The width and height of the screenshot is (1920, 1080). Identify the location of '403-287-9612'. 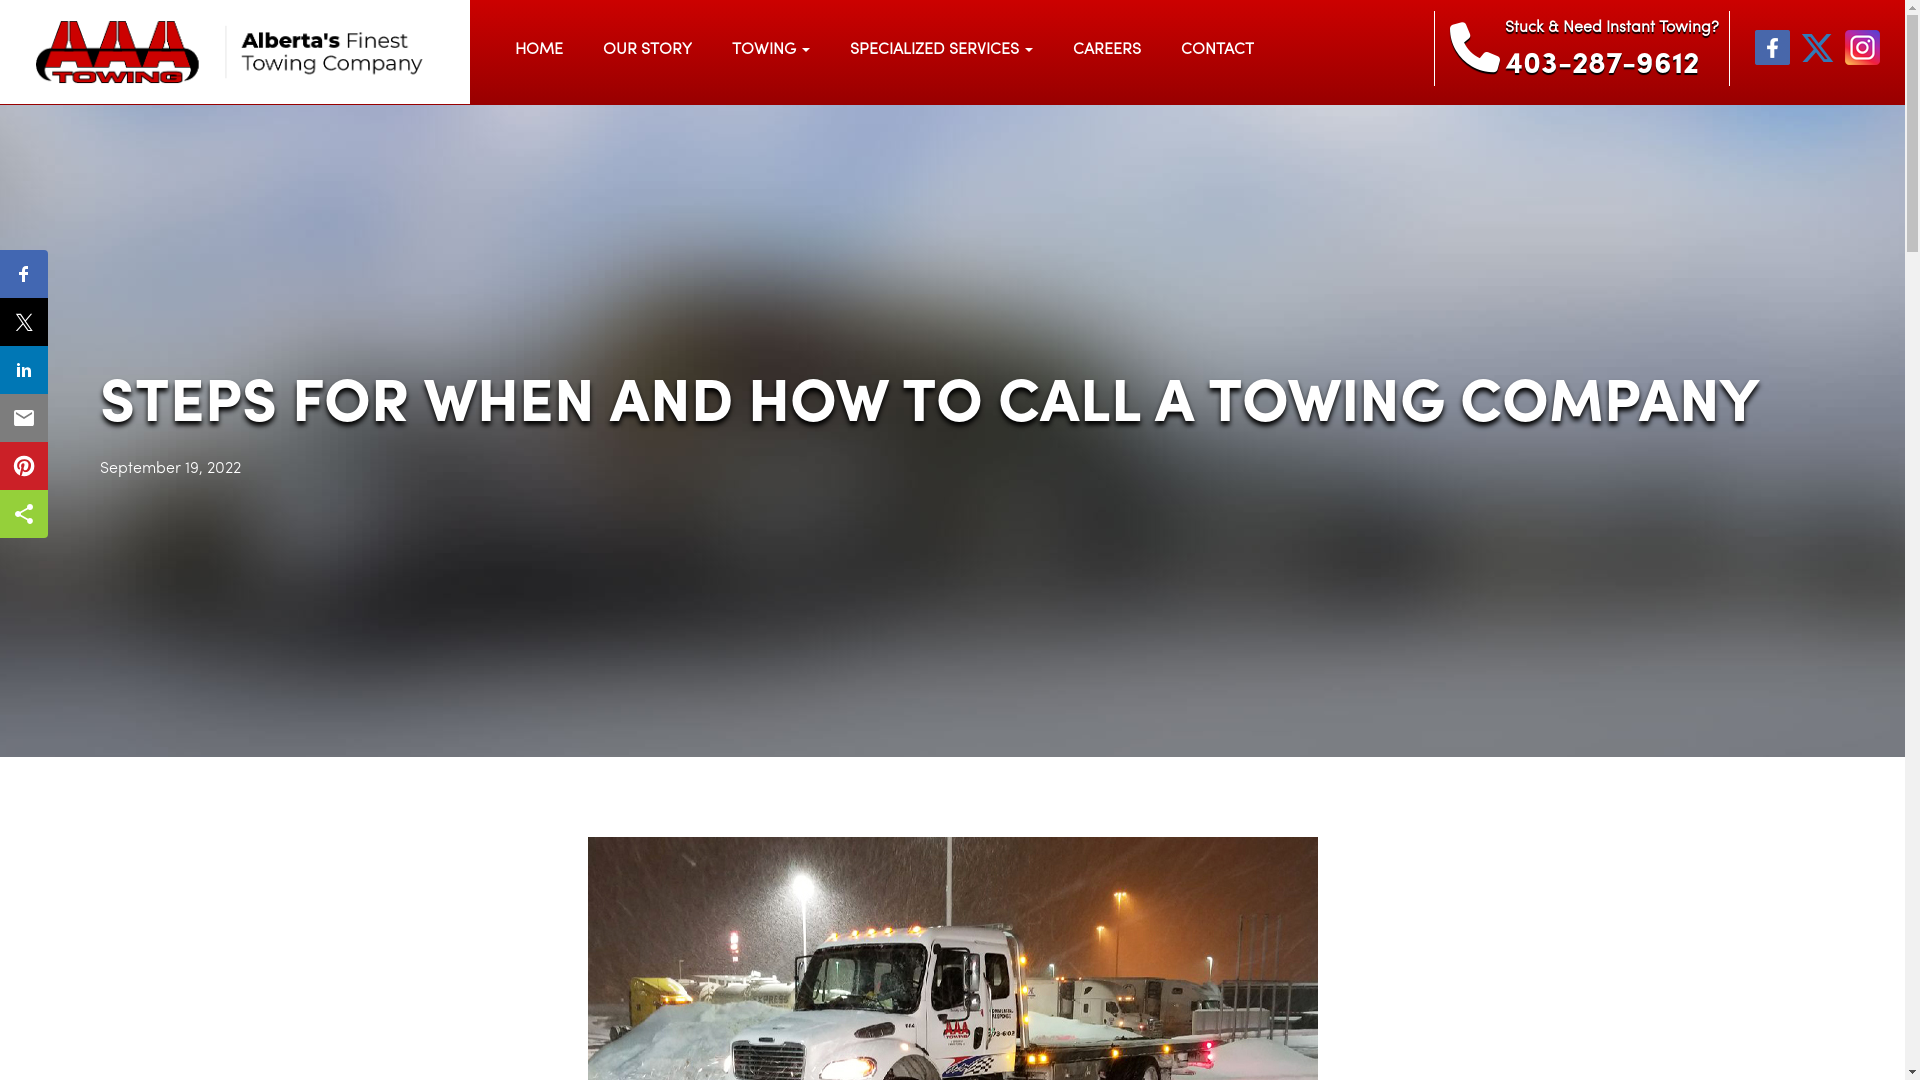
(1612, 64).